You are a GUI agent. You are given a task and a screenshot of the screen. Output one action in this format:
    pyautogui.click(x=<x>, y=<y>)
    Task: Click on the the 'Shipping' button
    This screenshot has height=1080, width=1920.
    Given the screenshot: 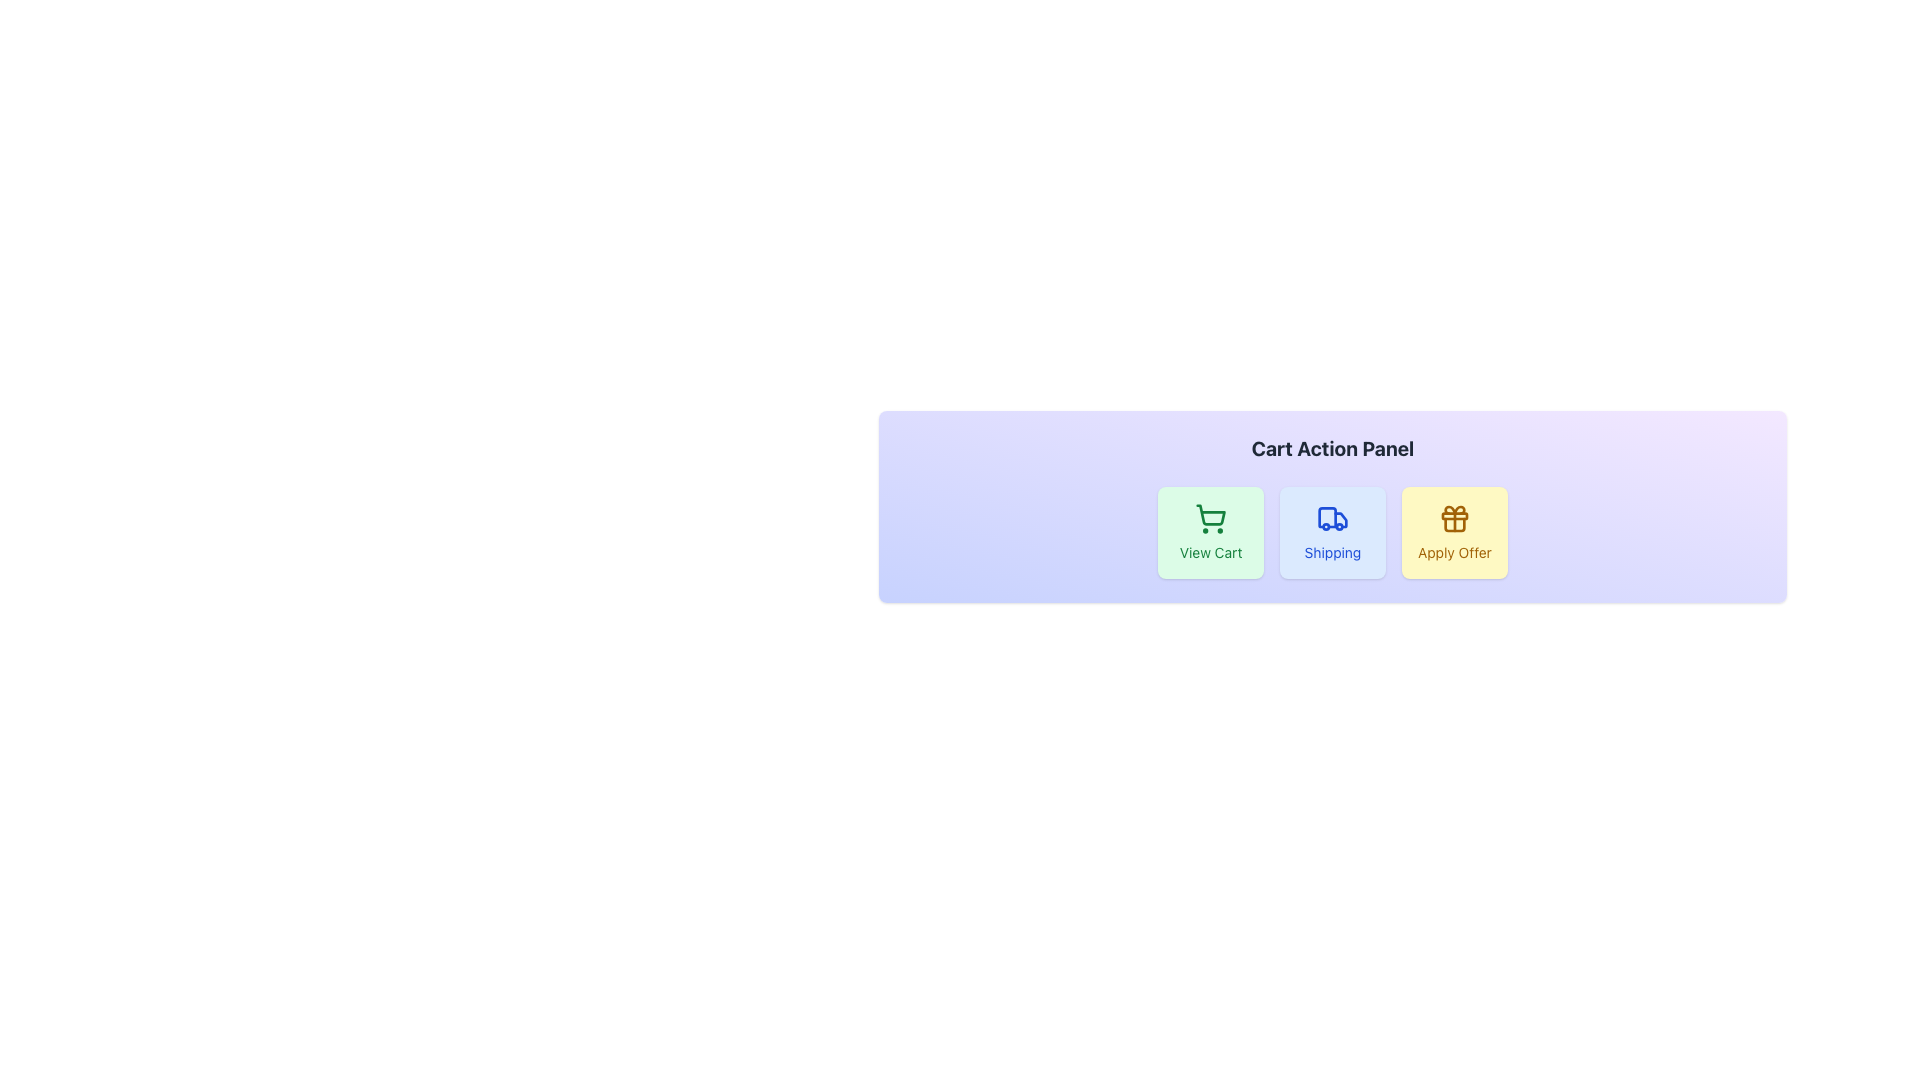 What is the action you would take?
    pyautogui.click(x=1333, y=531)
    